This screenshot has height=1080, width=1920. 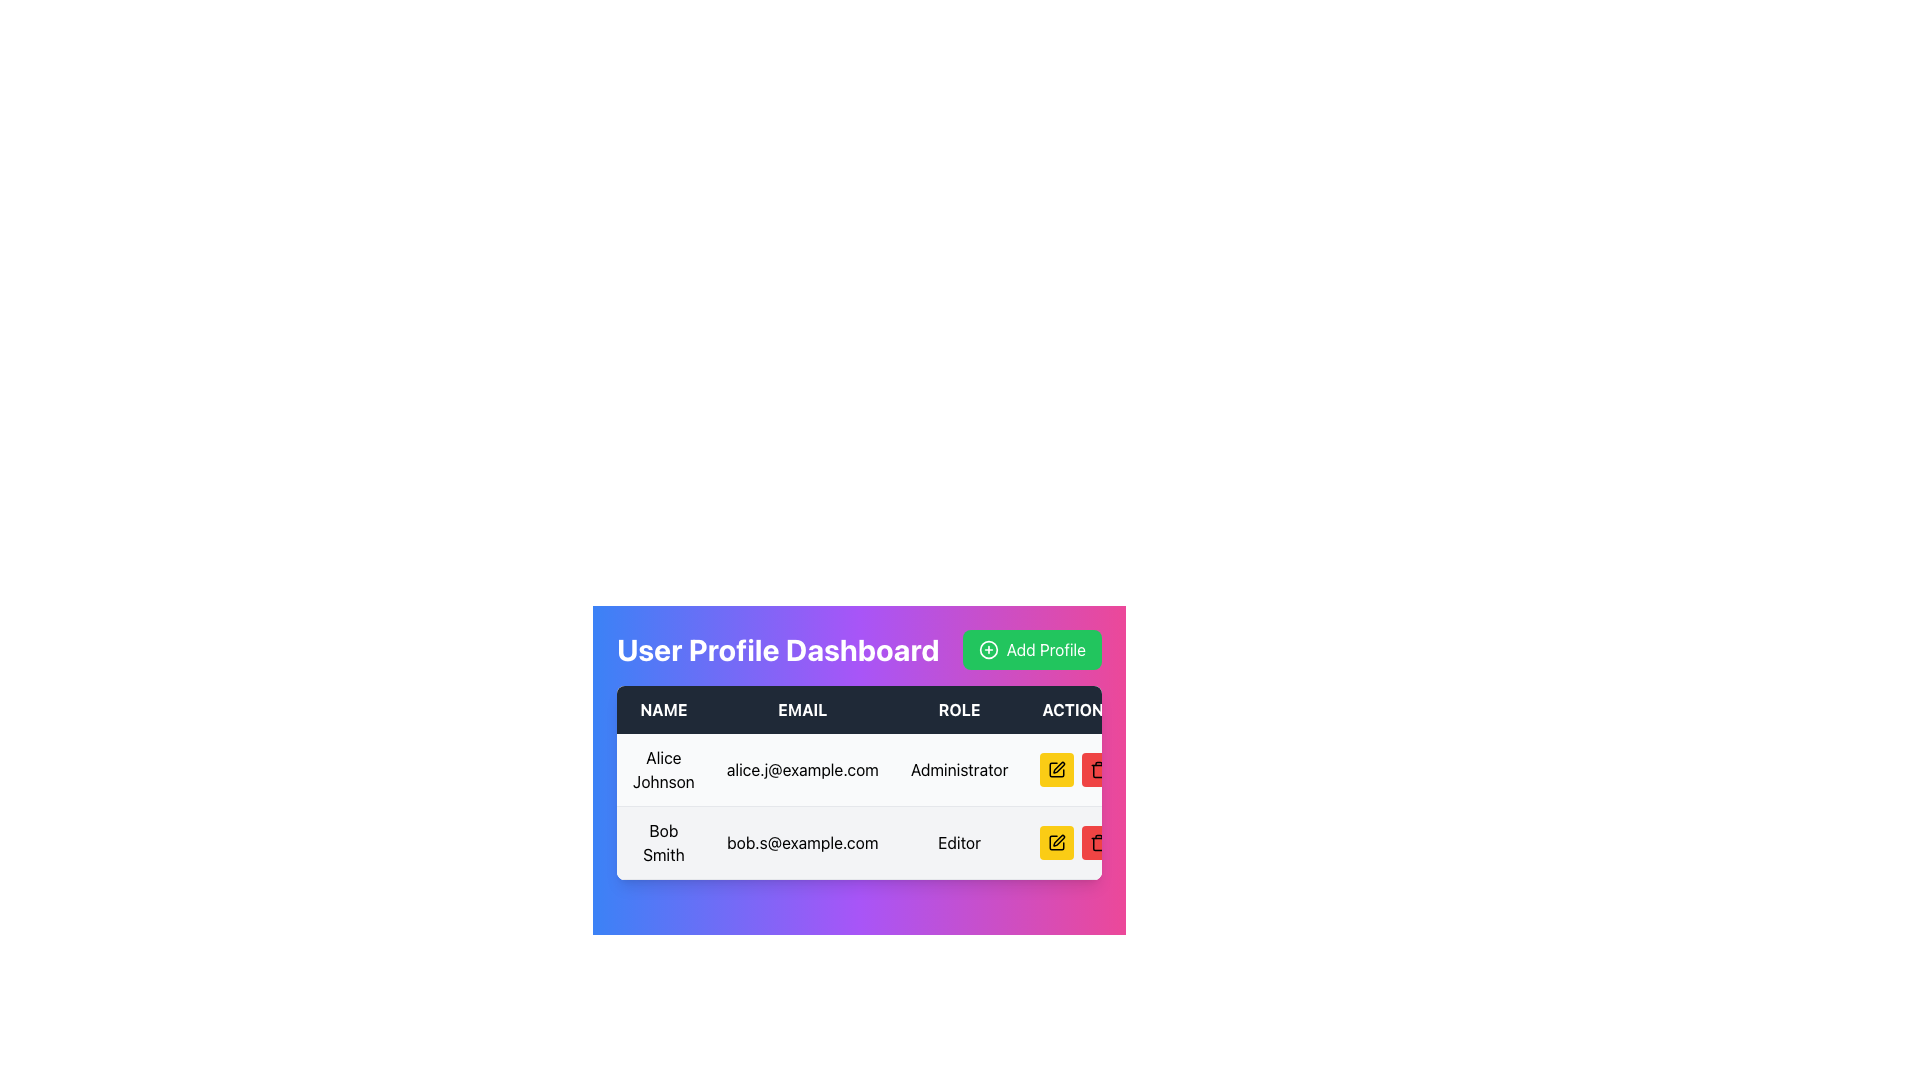 What do you see at coordinates (1098, 843) in the screenshot?
I see `the red square-shaped button with rounded corners and a trash bin icon` at bounding box center [1098, 843].